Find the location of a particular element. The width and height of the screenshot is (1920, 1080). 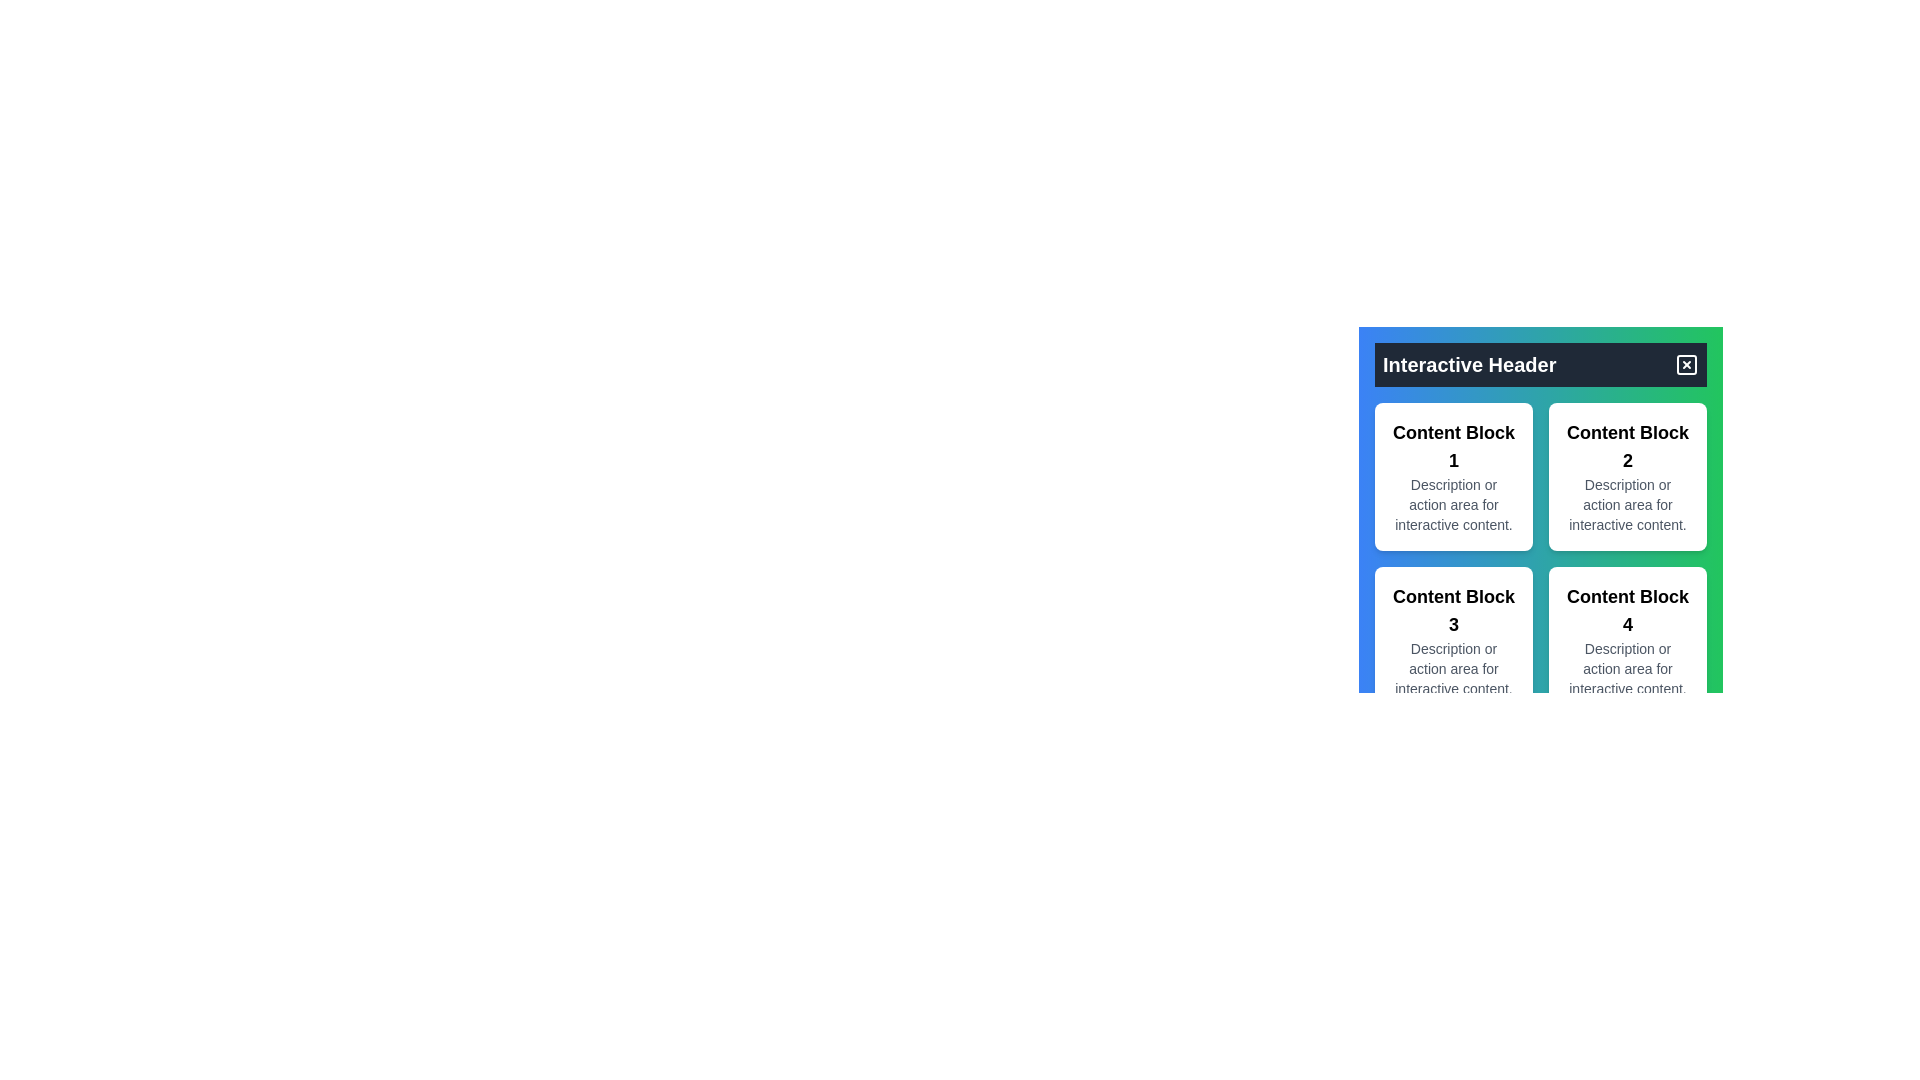

the Informational card located in the second column and second row of the grid layout is located at coordinates (1627, 640).